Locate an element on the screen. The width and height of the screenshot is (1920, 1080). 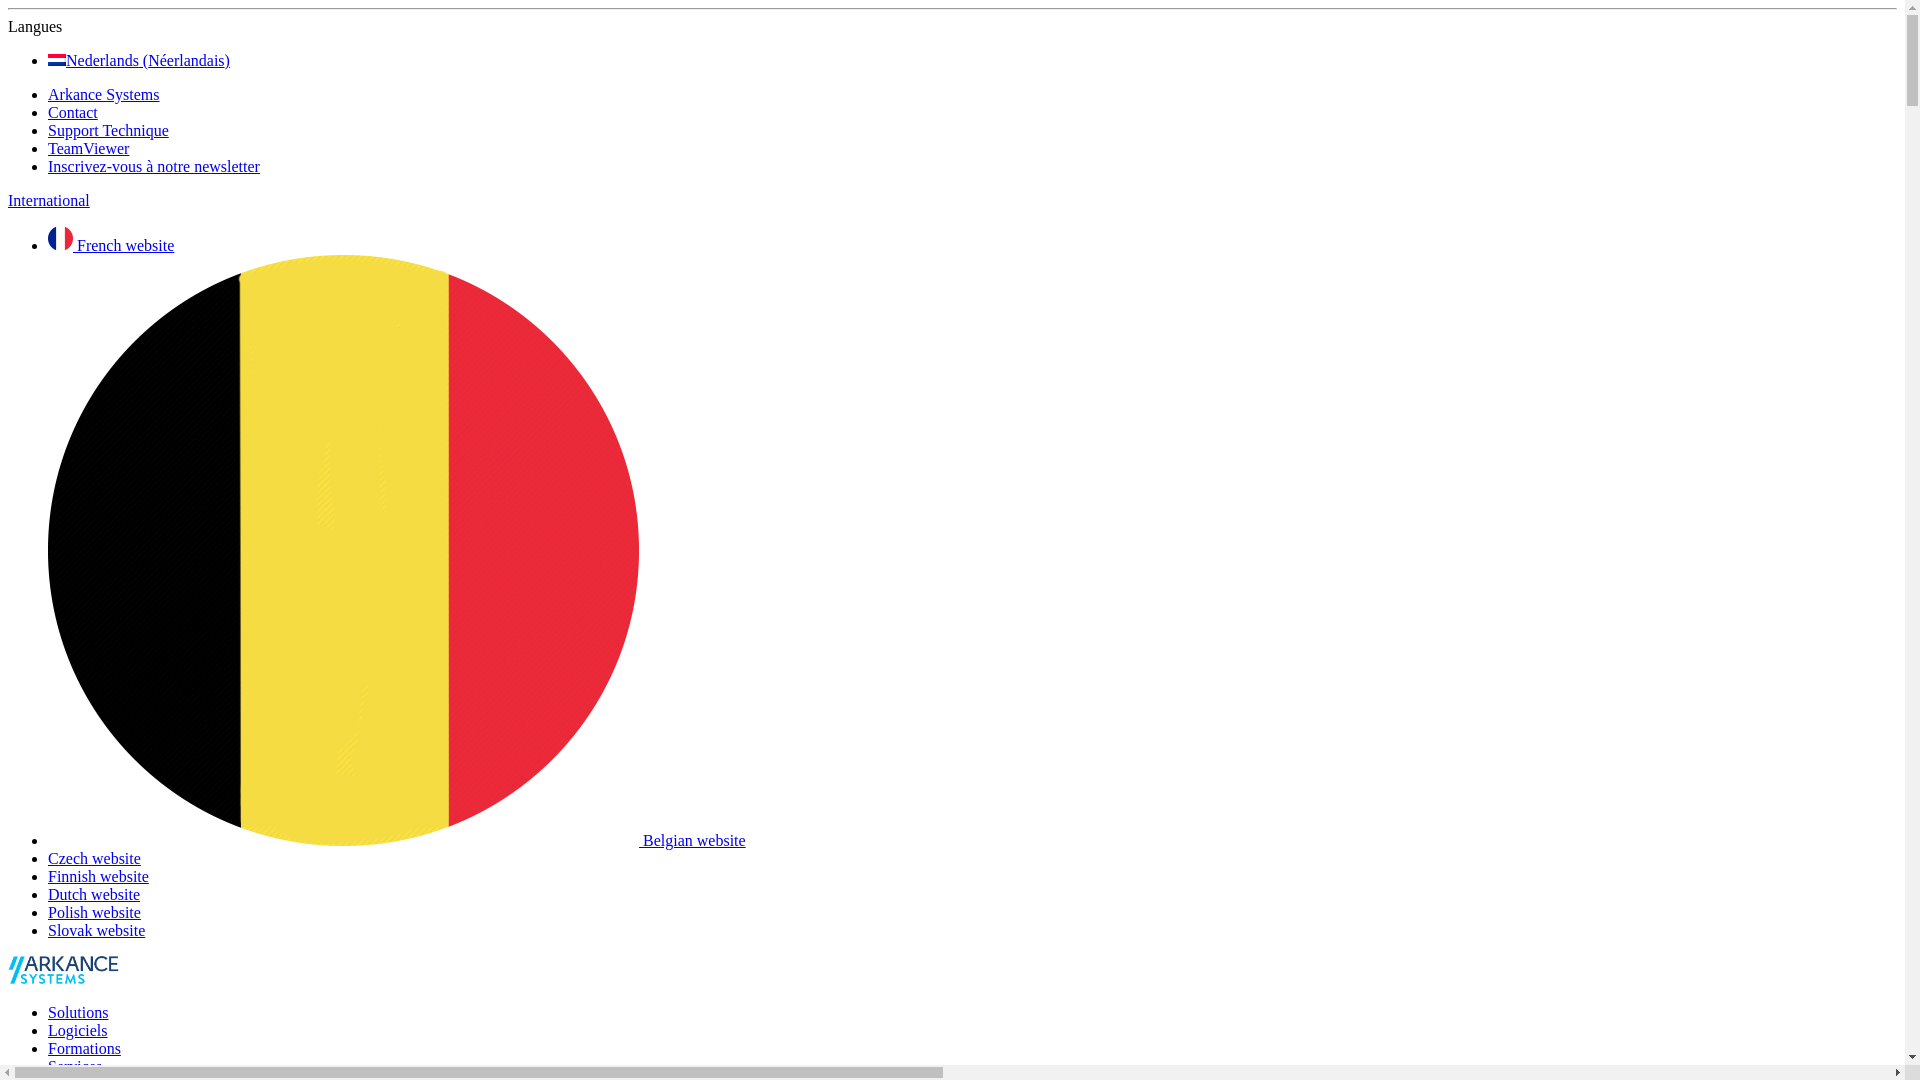
'International' is located at coordinates (8, 200).